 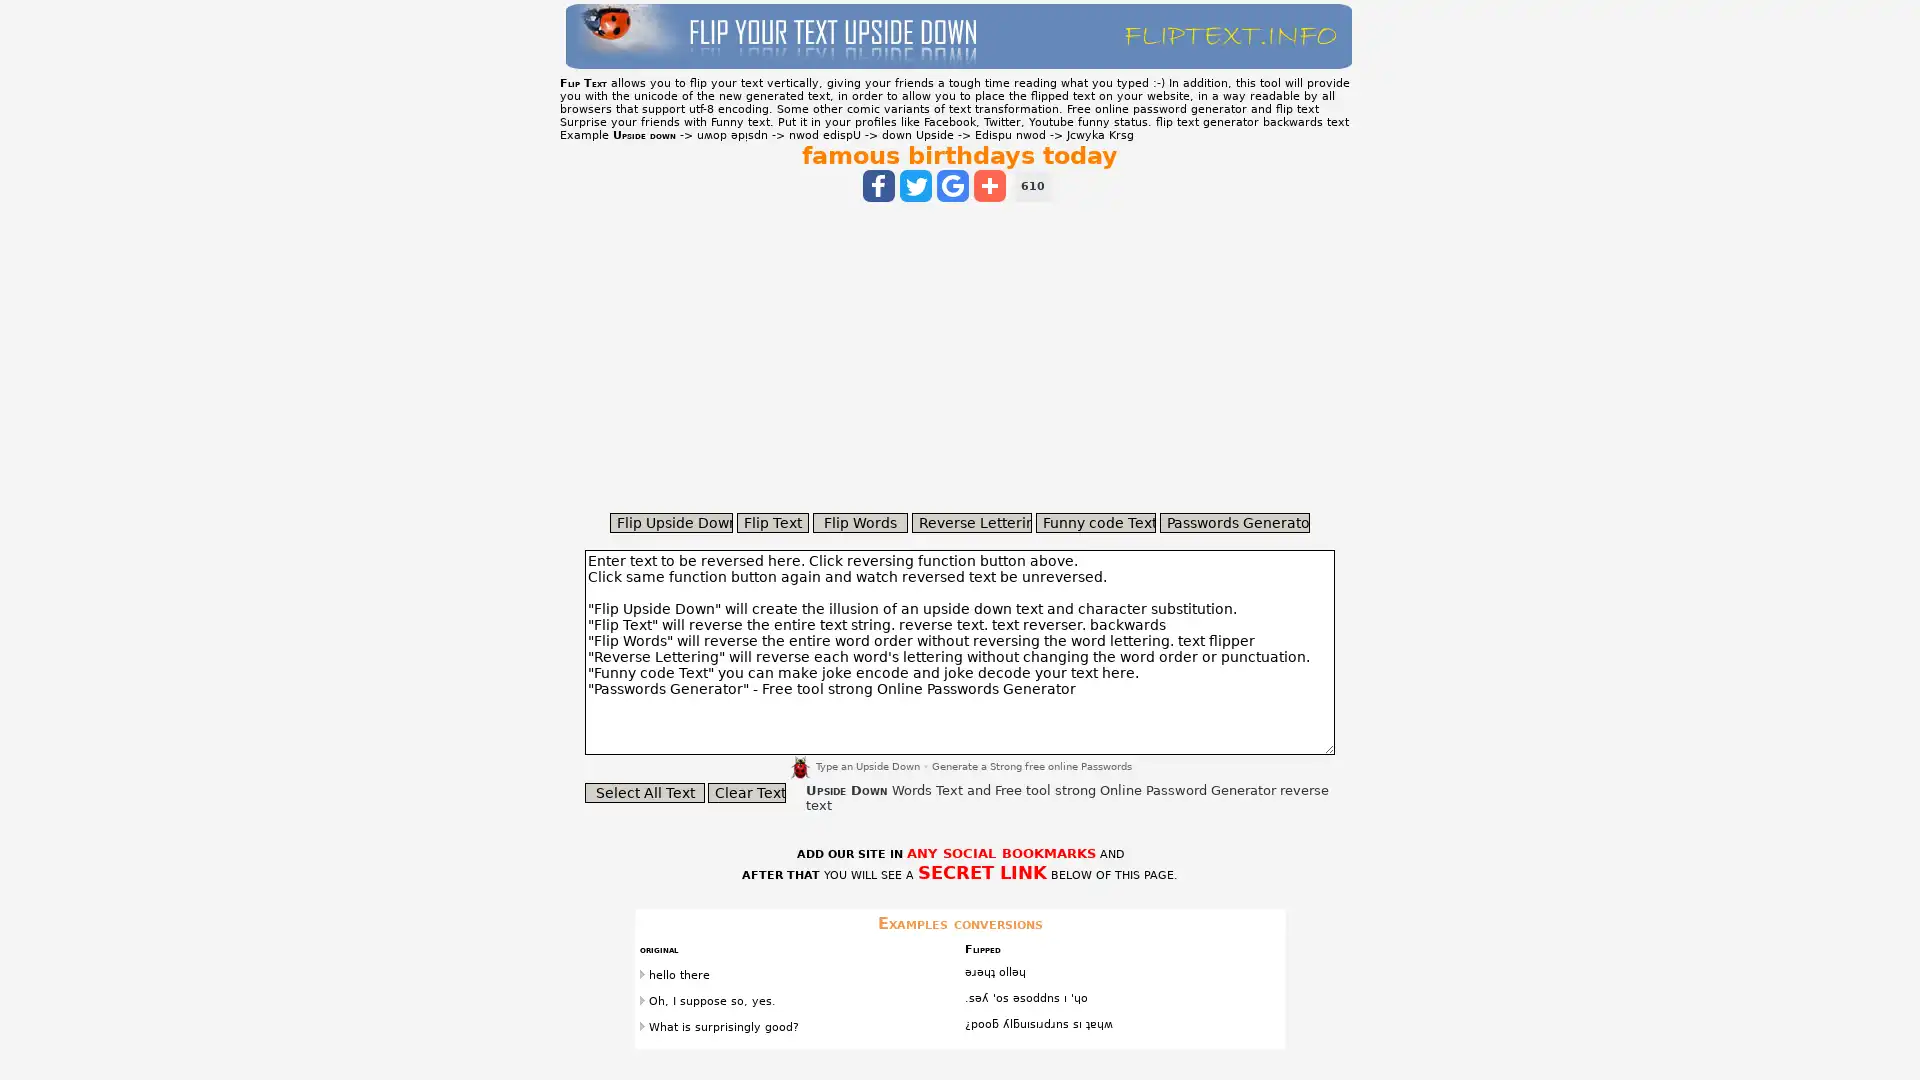 What do you see at coordinates (644, 792) in the screenshot?
I see `Select All Text` at bounding box center [644, 792].